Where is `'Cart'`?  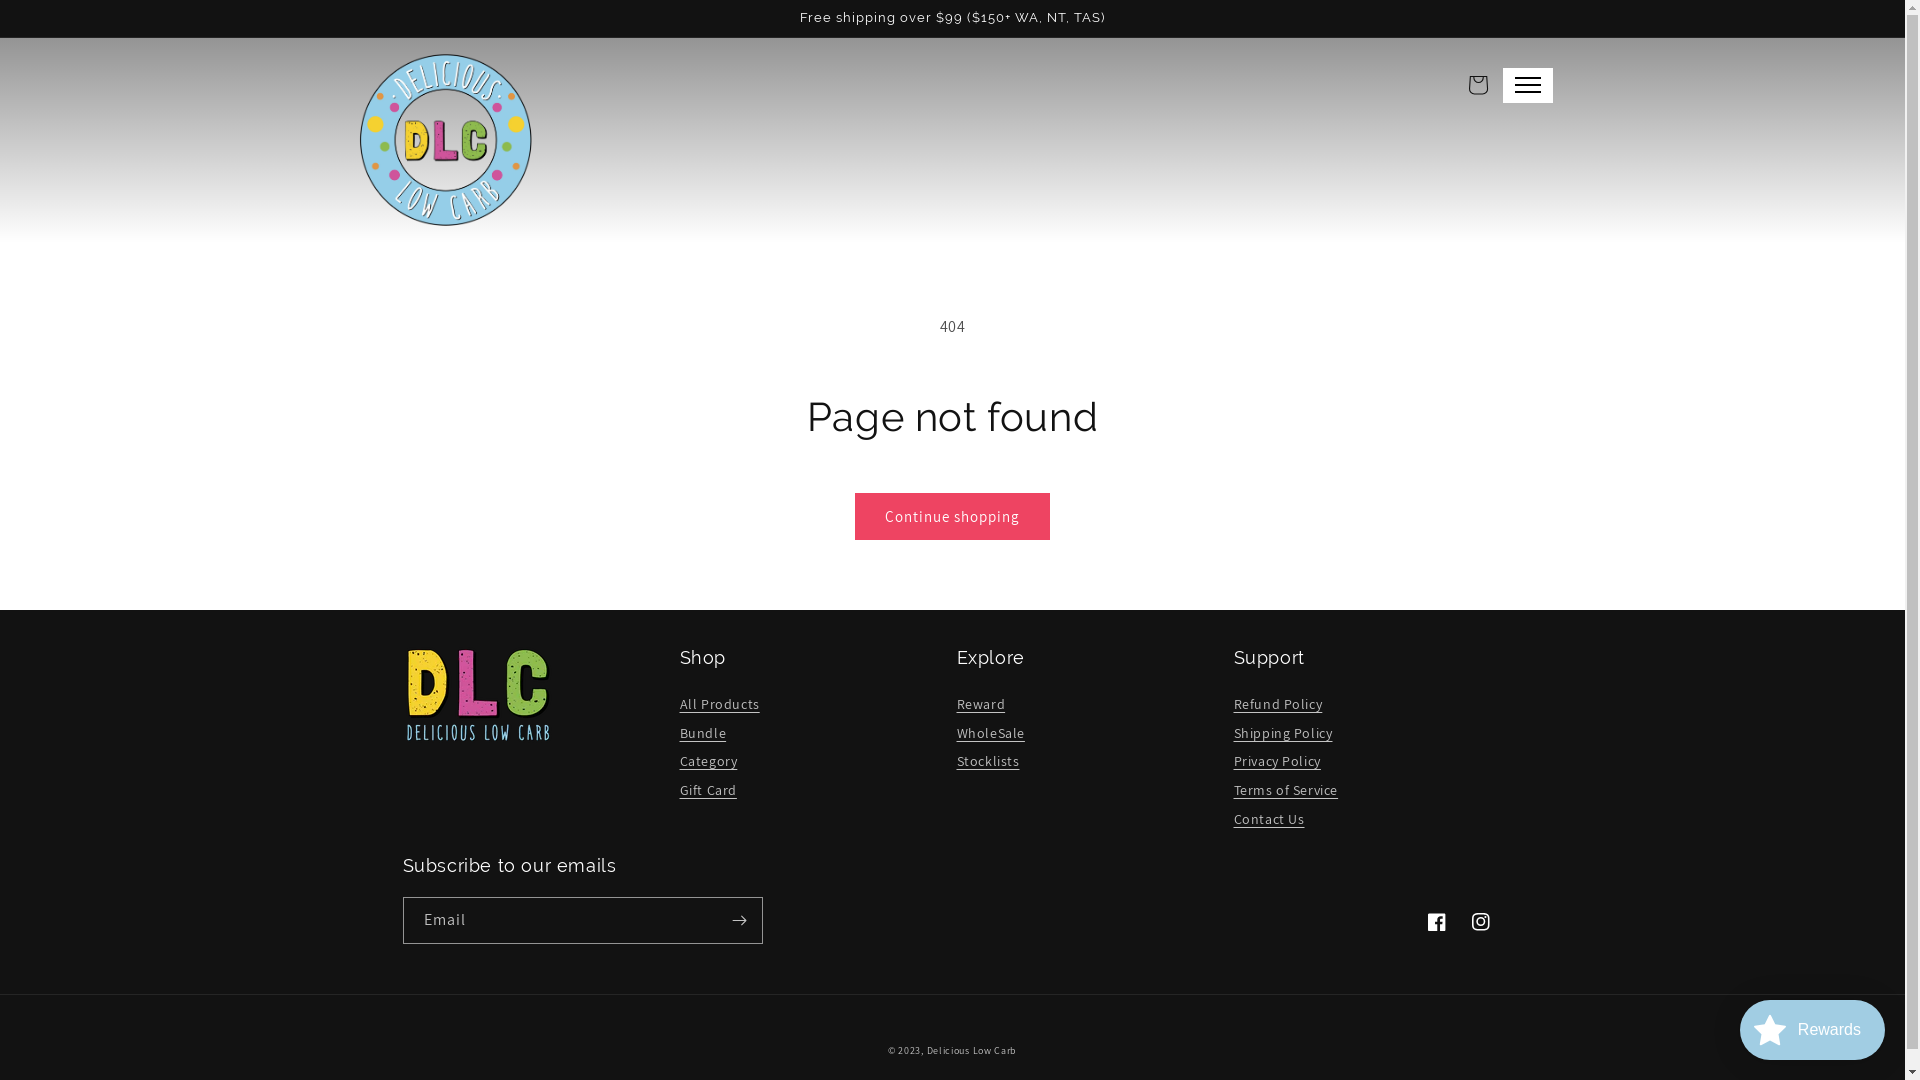 'Cart' is located at coordinates (1455, 83).